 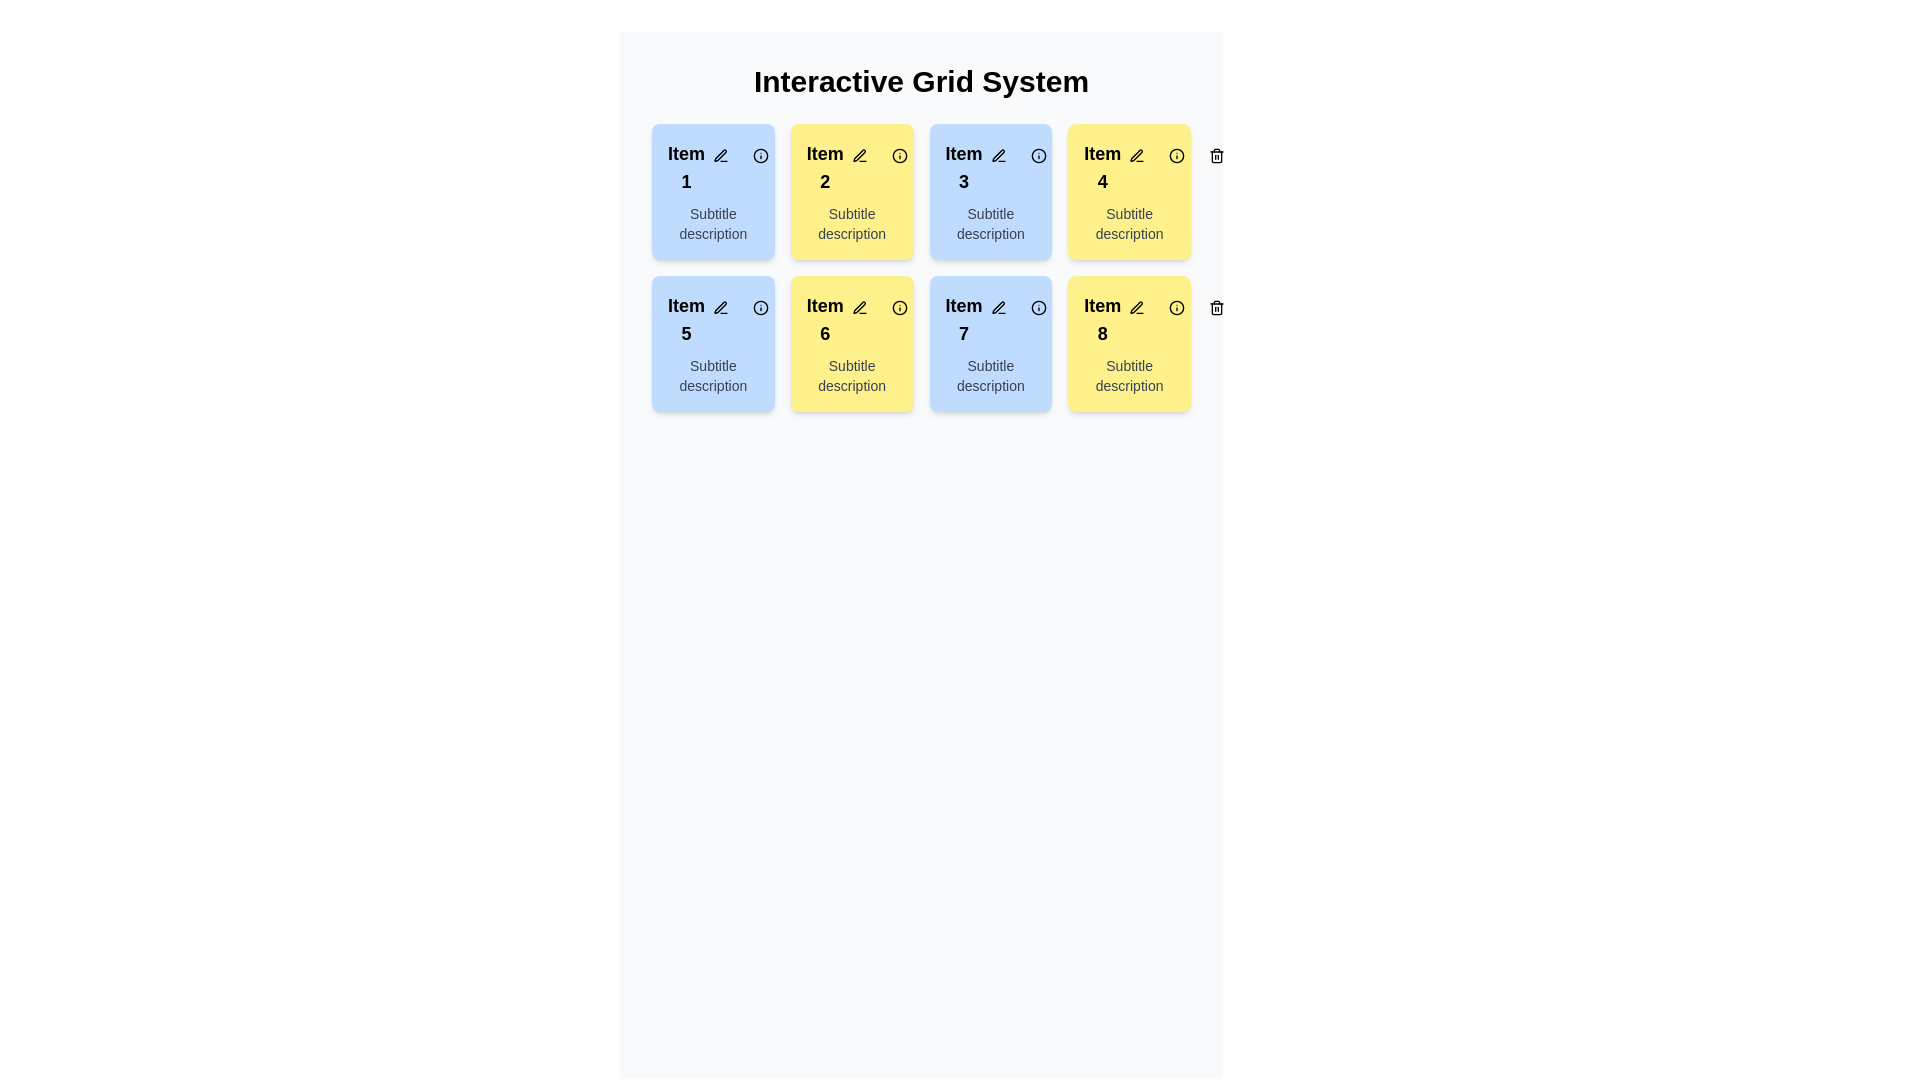 I want to click on the static text label that serves as the title for the first item in the grid layout, located at the top-left corner of the interactive grid system, so click(x=686, y=167).